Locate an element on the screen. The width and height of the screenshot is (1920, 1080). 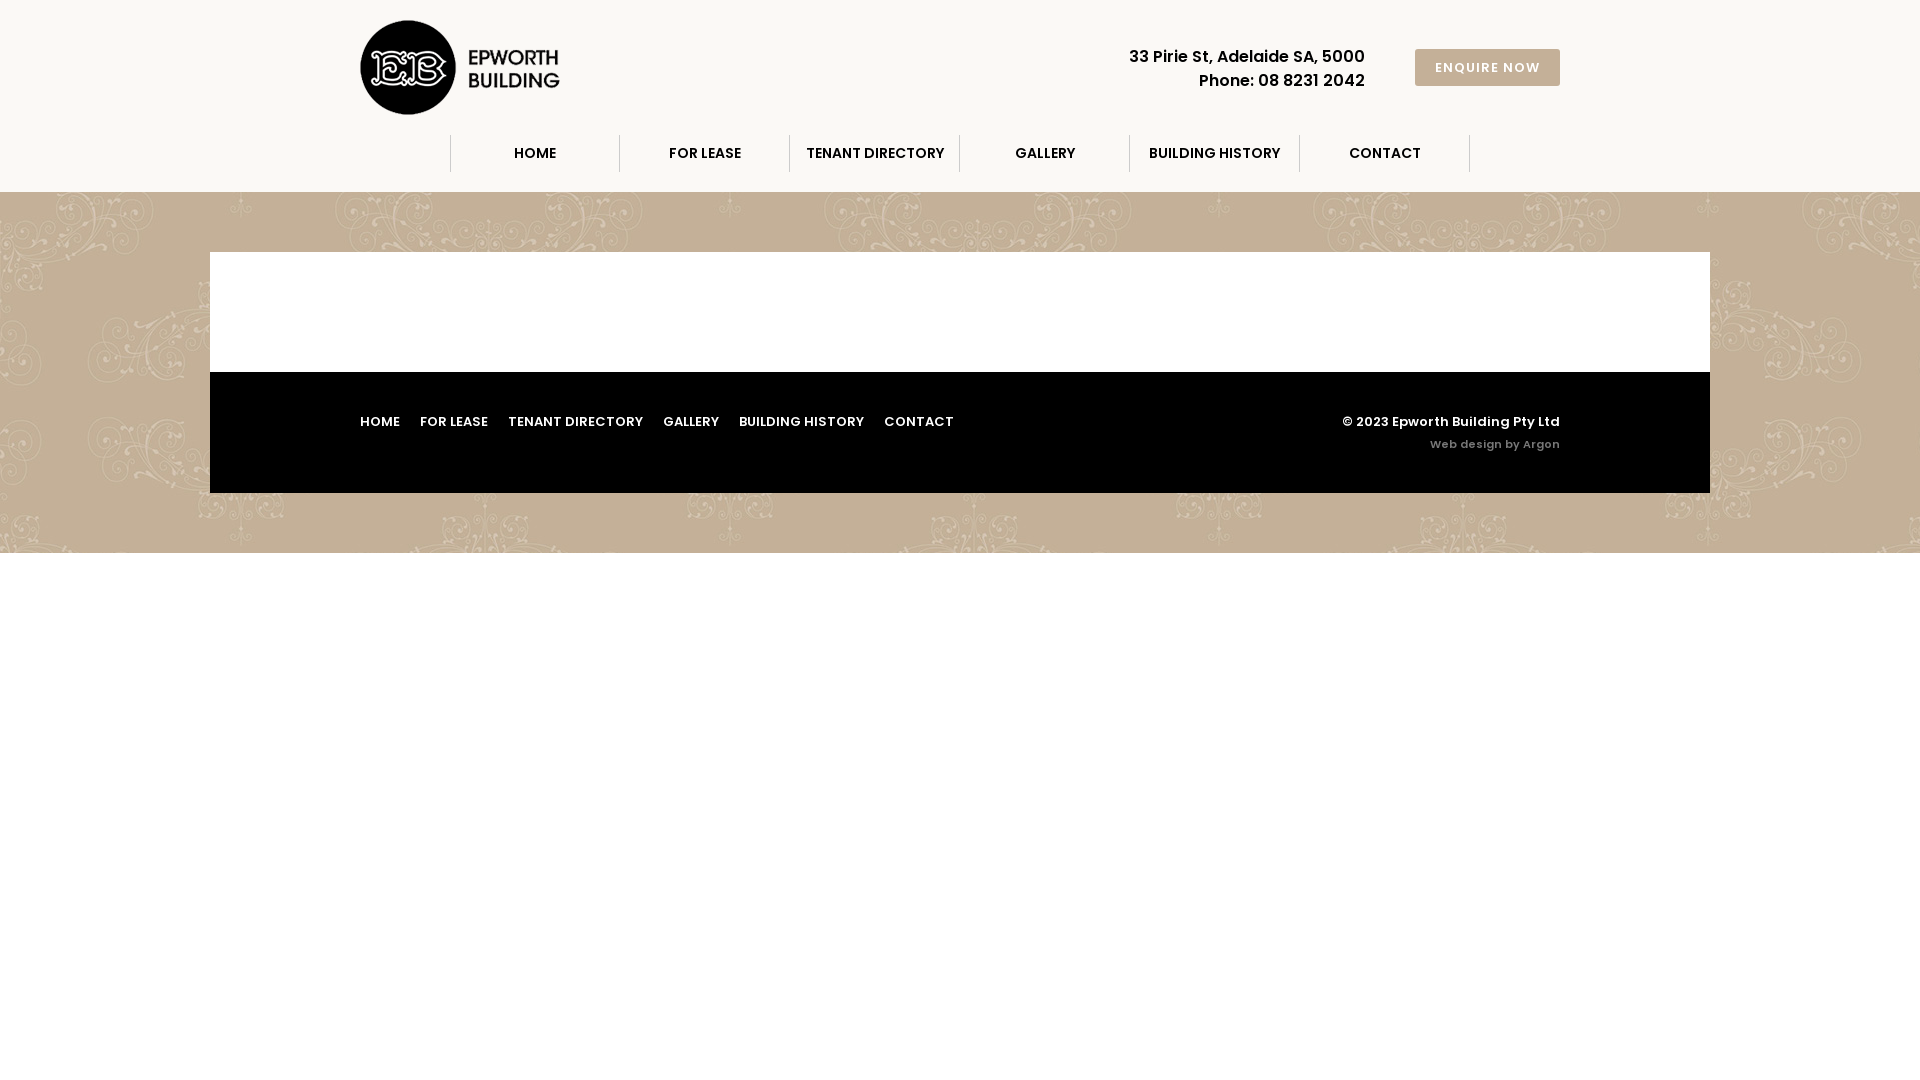
'HOME' is located at coordinates (360, 420).